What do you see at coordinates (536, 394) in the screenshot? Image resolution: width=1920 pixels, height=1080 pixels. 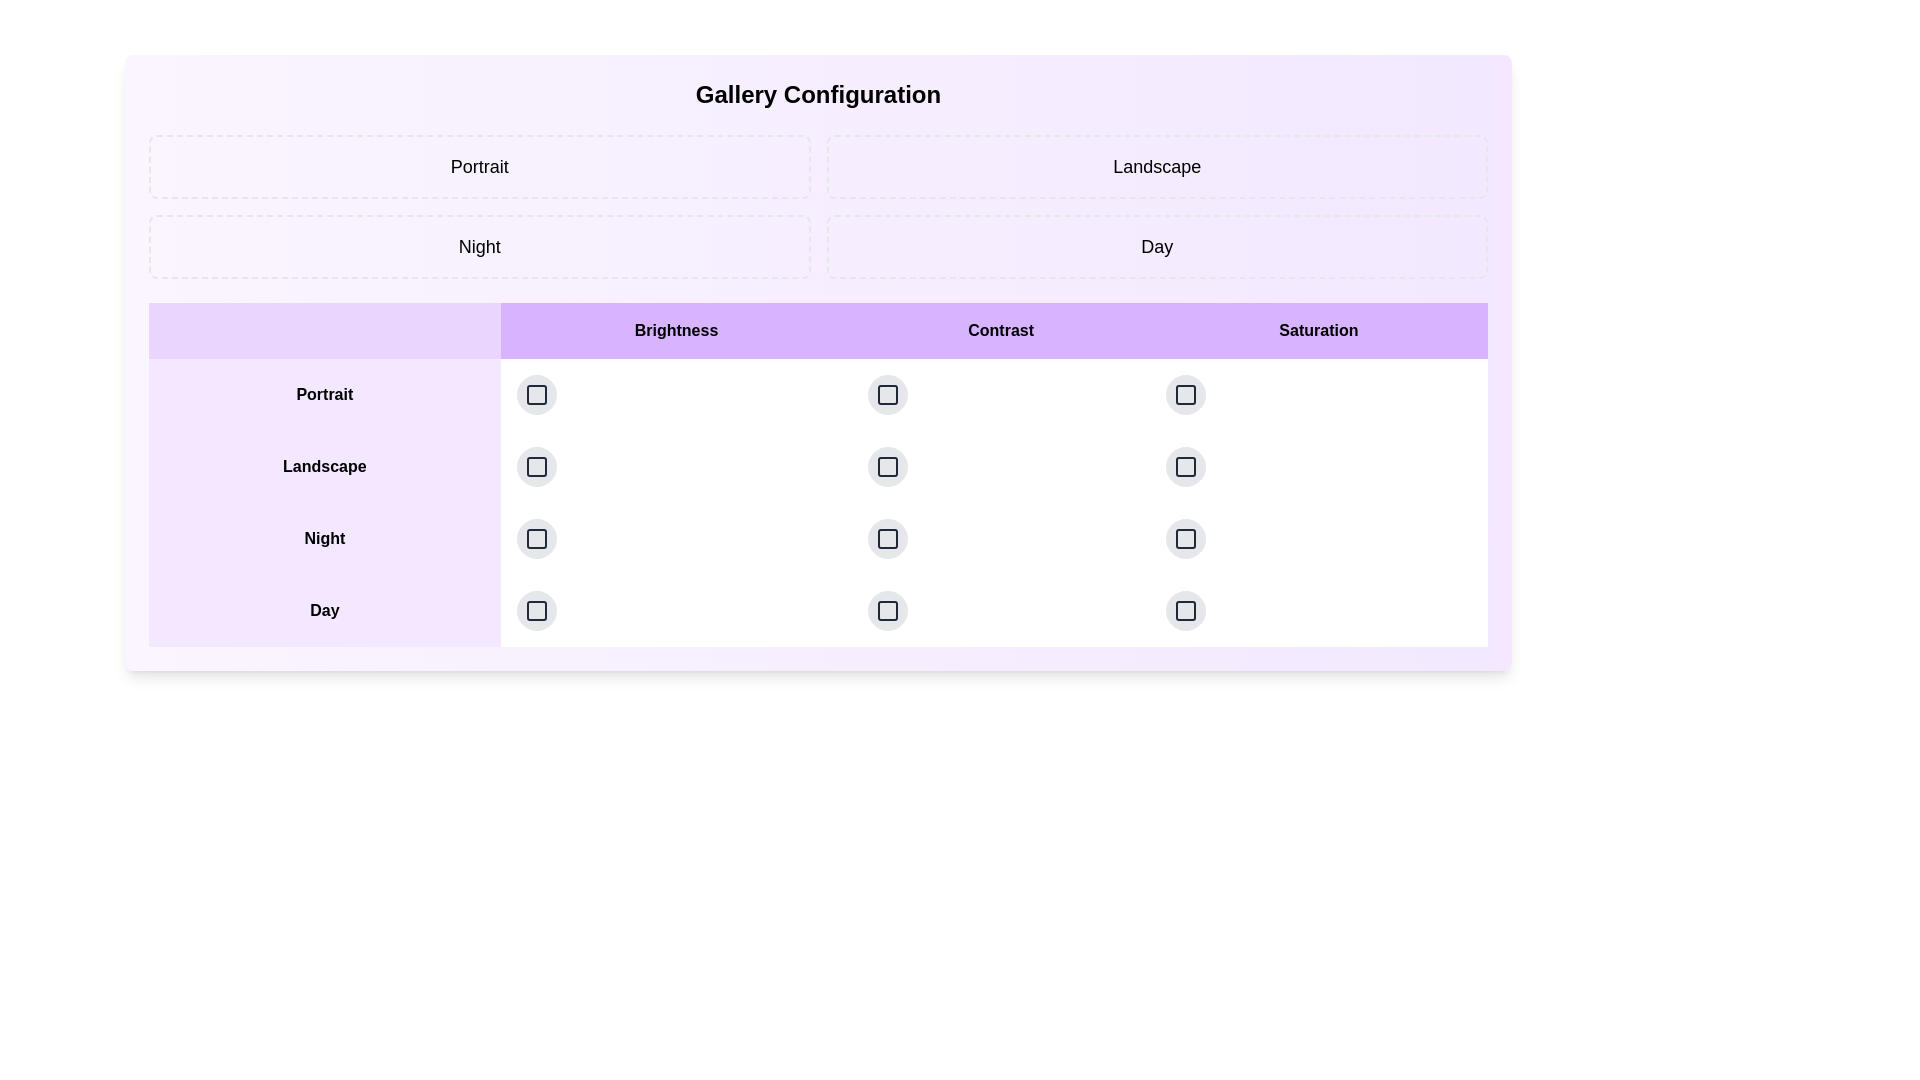 I see `the first checkbox under the 'Brightness' column` at bounding box center [536, 394].